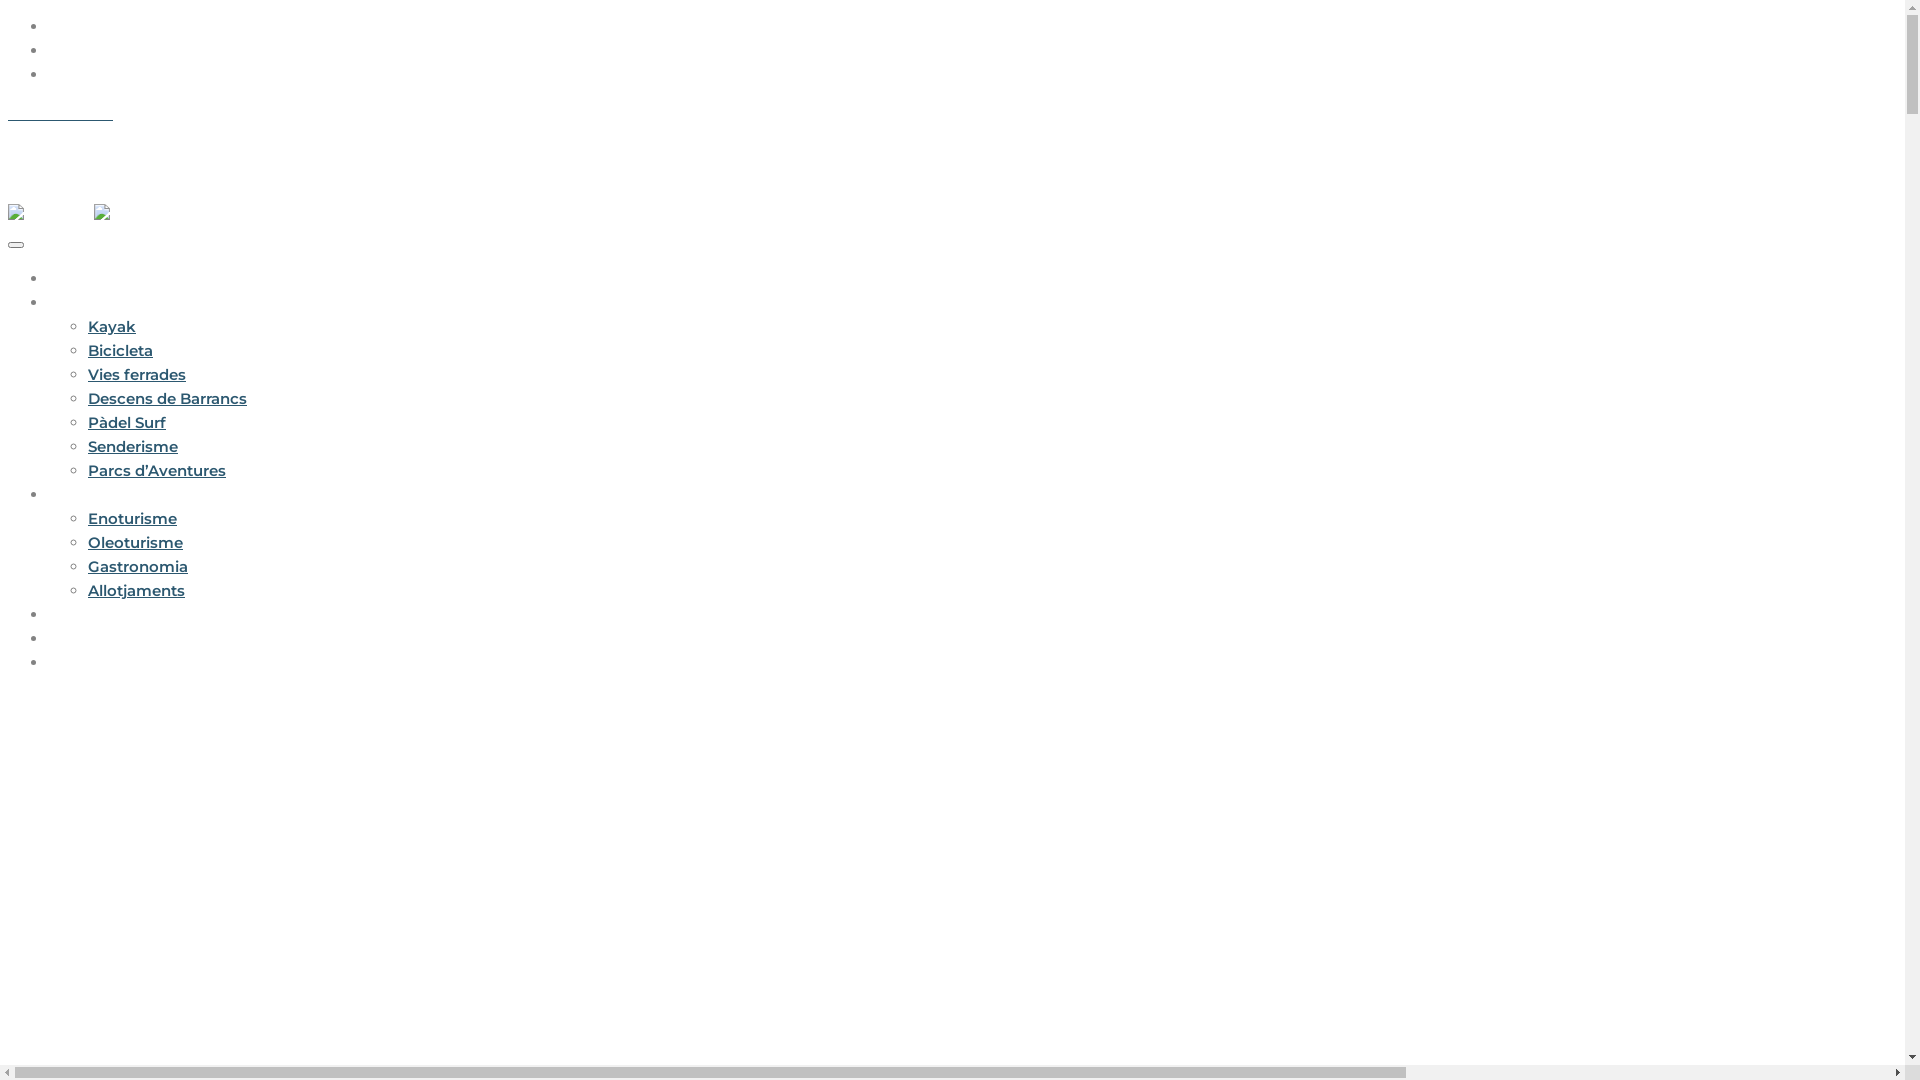 This screenshot has width=1920, height=1080. Describe the element at coordinates (99, 494) in the screenshot. I see `'Degustacions'` at that location.